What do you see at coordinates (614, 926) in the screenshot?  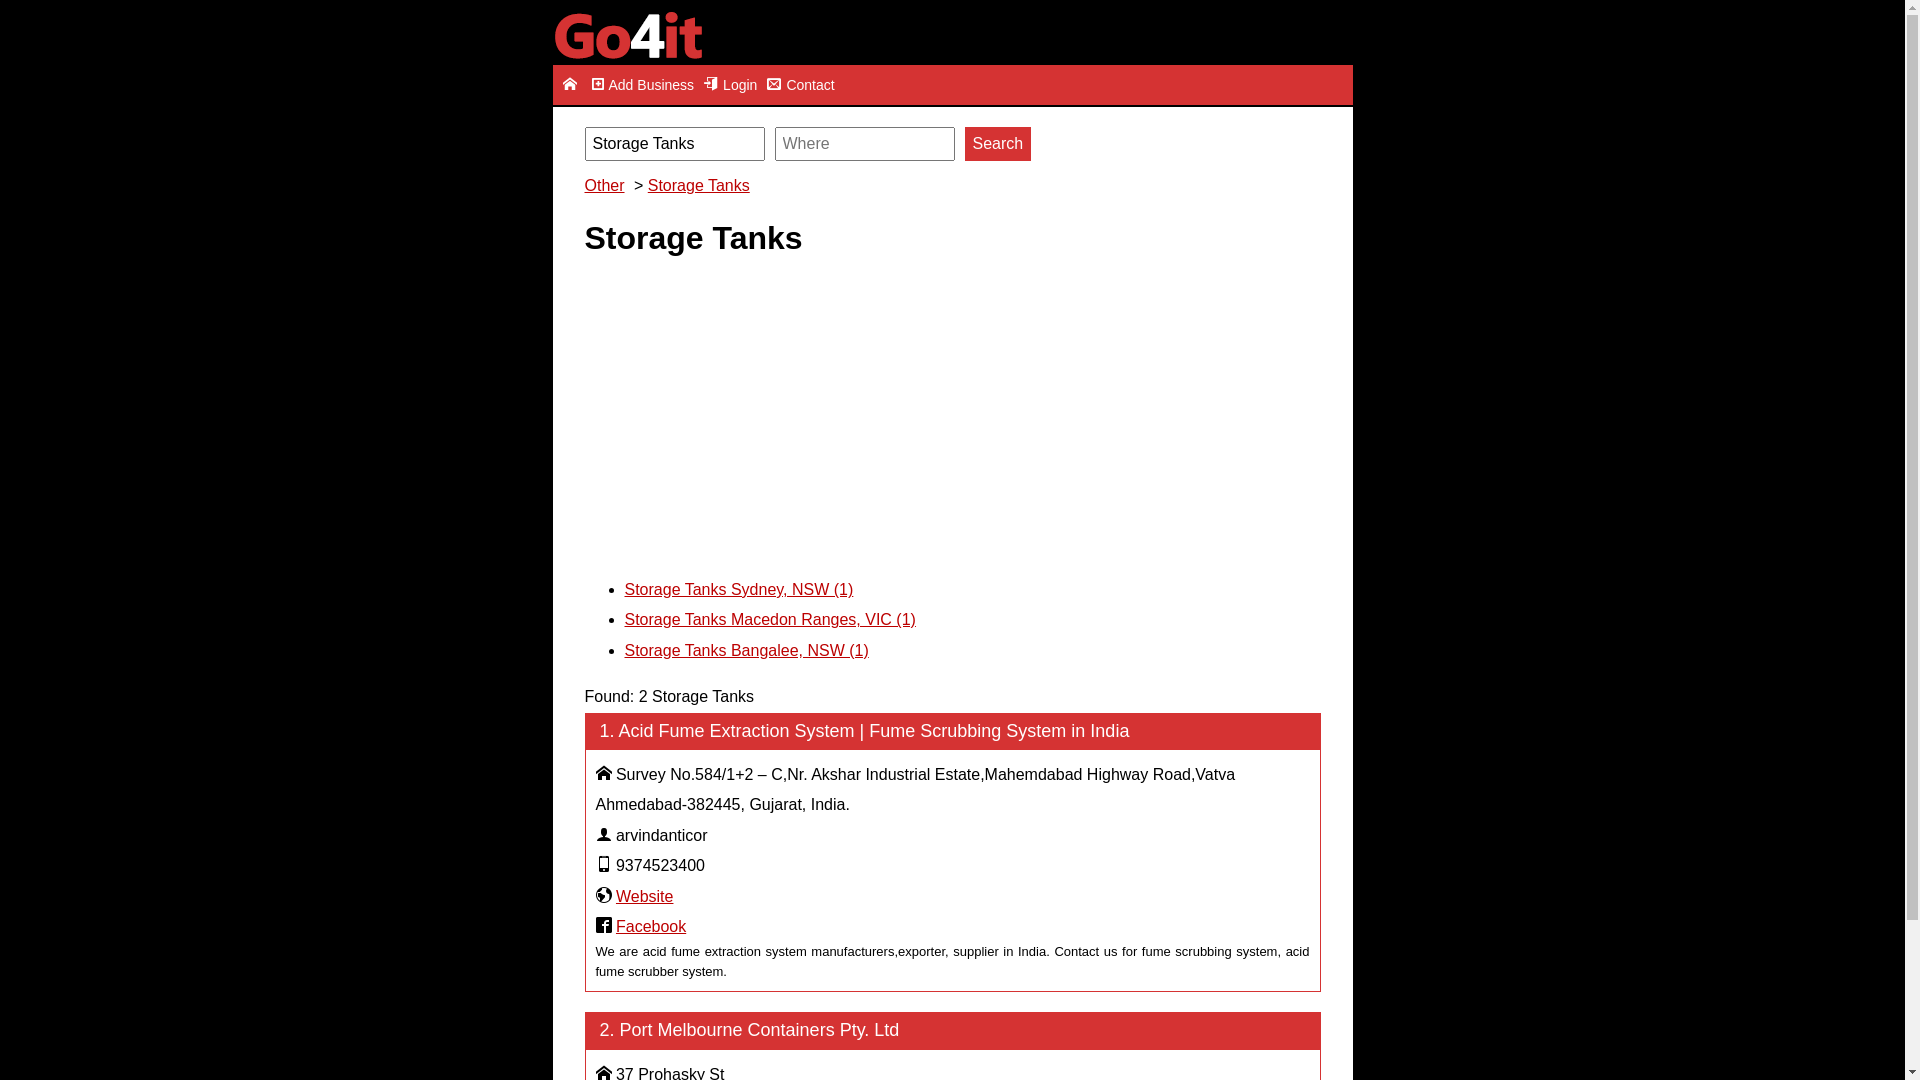 I see `'Facebook'` at bounding box center [614, 926].